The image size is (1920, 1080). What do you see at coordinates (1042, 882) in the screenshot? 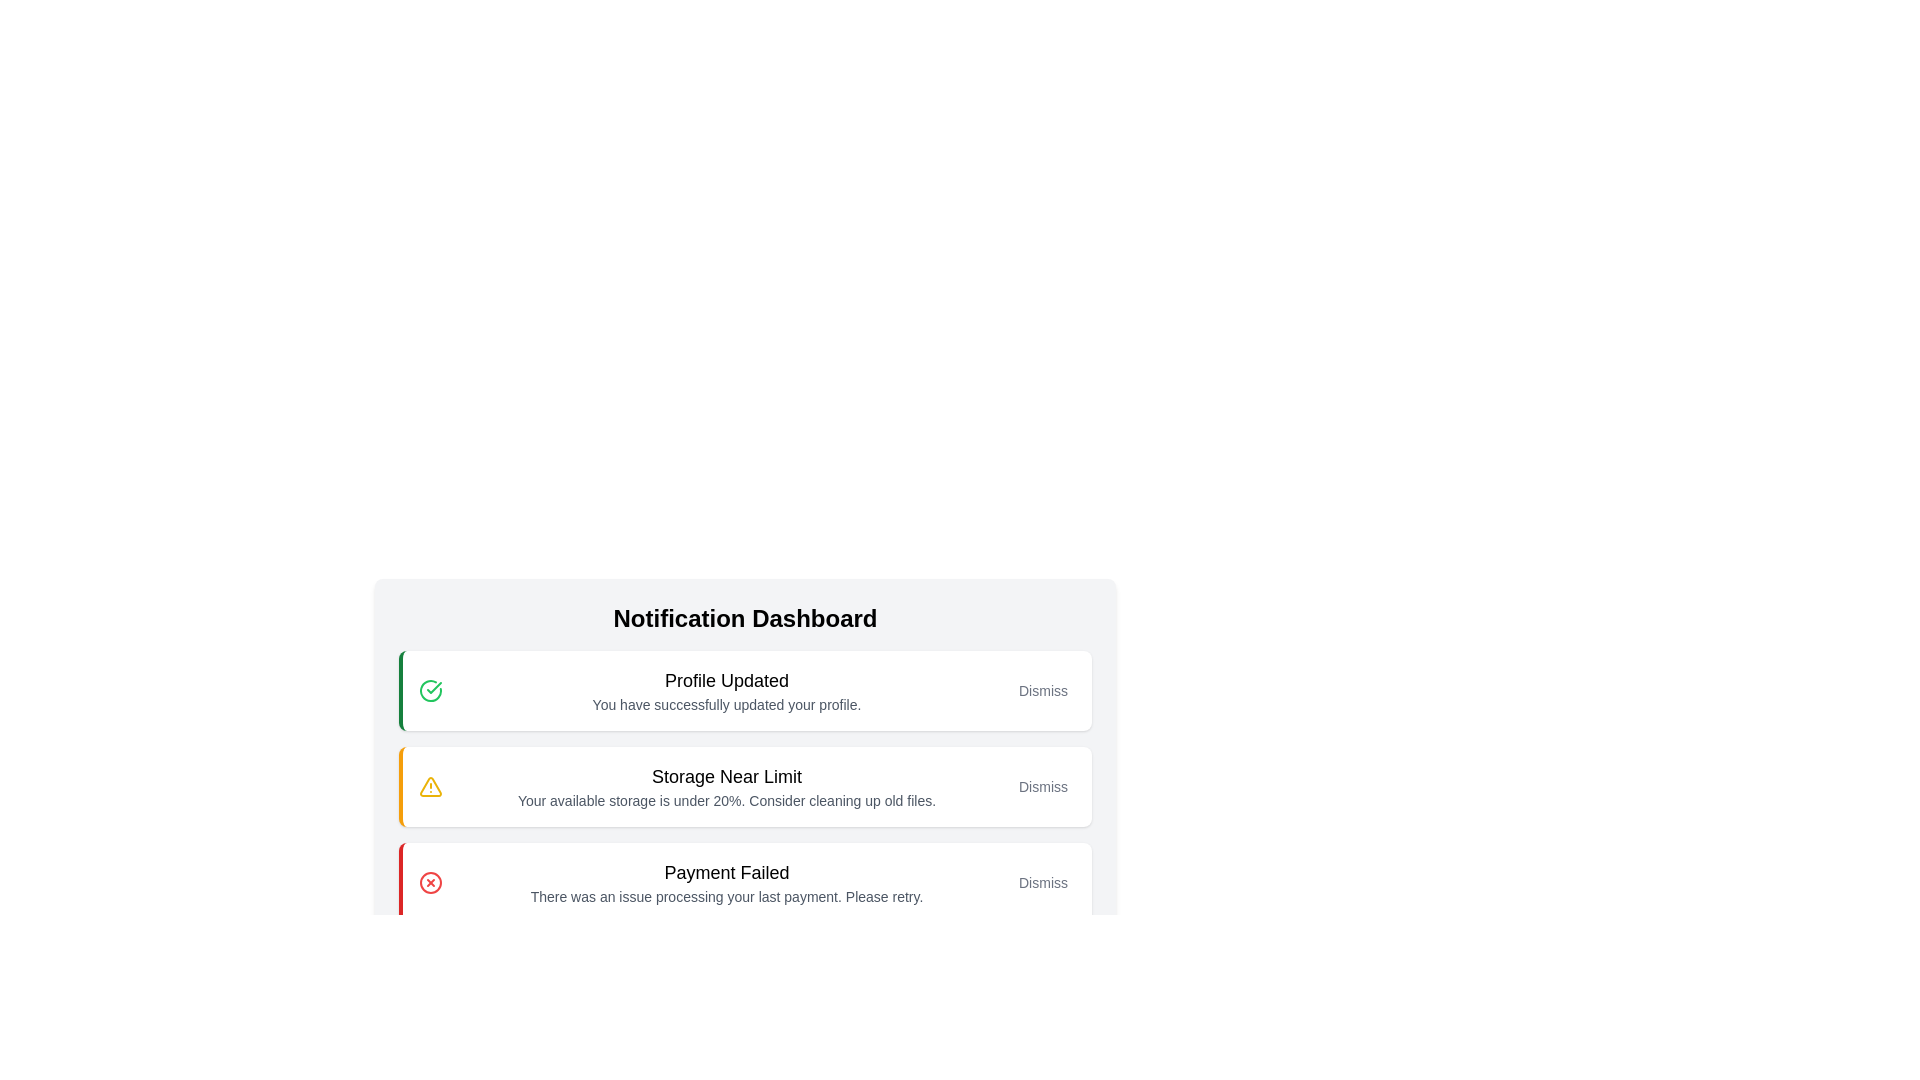
I see `the 'Dismiss' button located at the far-right corner of the 'Payment Failed' notification block` at bounding box center [1042, 882].